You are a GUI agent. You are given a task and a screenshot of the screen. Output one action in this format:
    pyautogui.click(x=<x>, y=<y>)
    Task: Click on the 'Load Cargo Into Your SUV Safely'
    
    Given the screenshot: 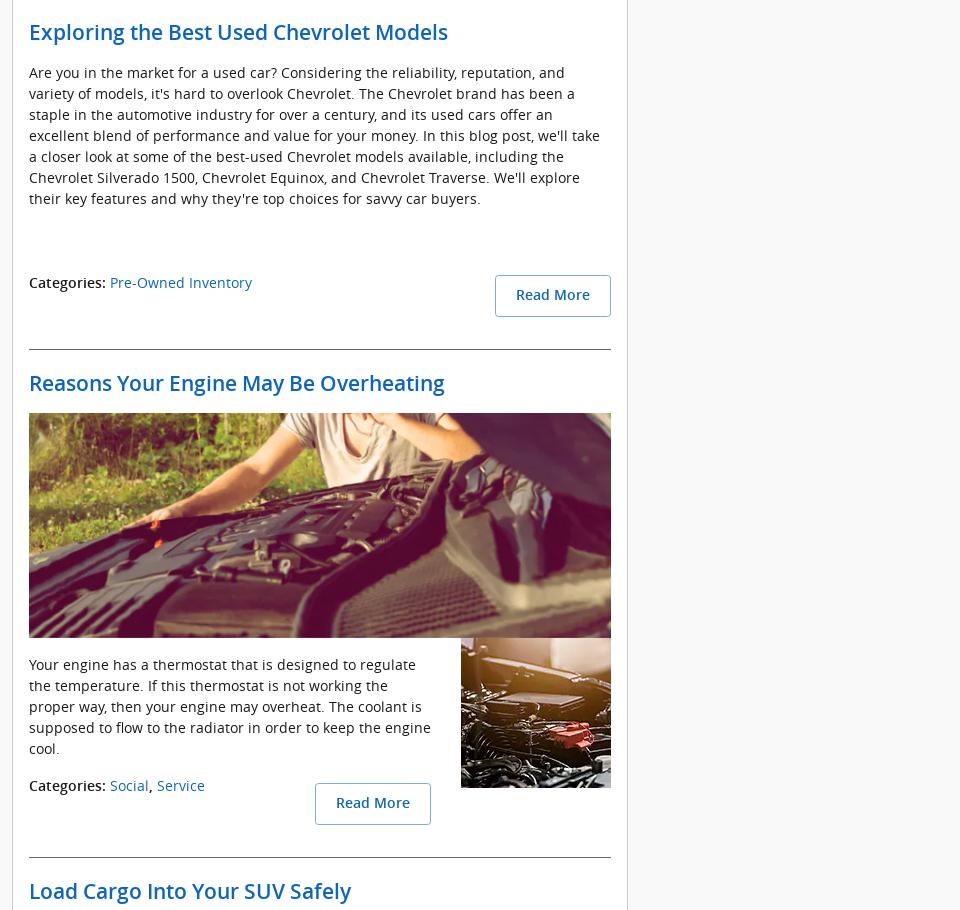 What is the action you would take?
    pyautogui.click(x=189, y=891)
    